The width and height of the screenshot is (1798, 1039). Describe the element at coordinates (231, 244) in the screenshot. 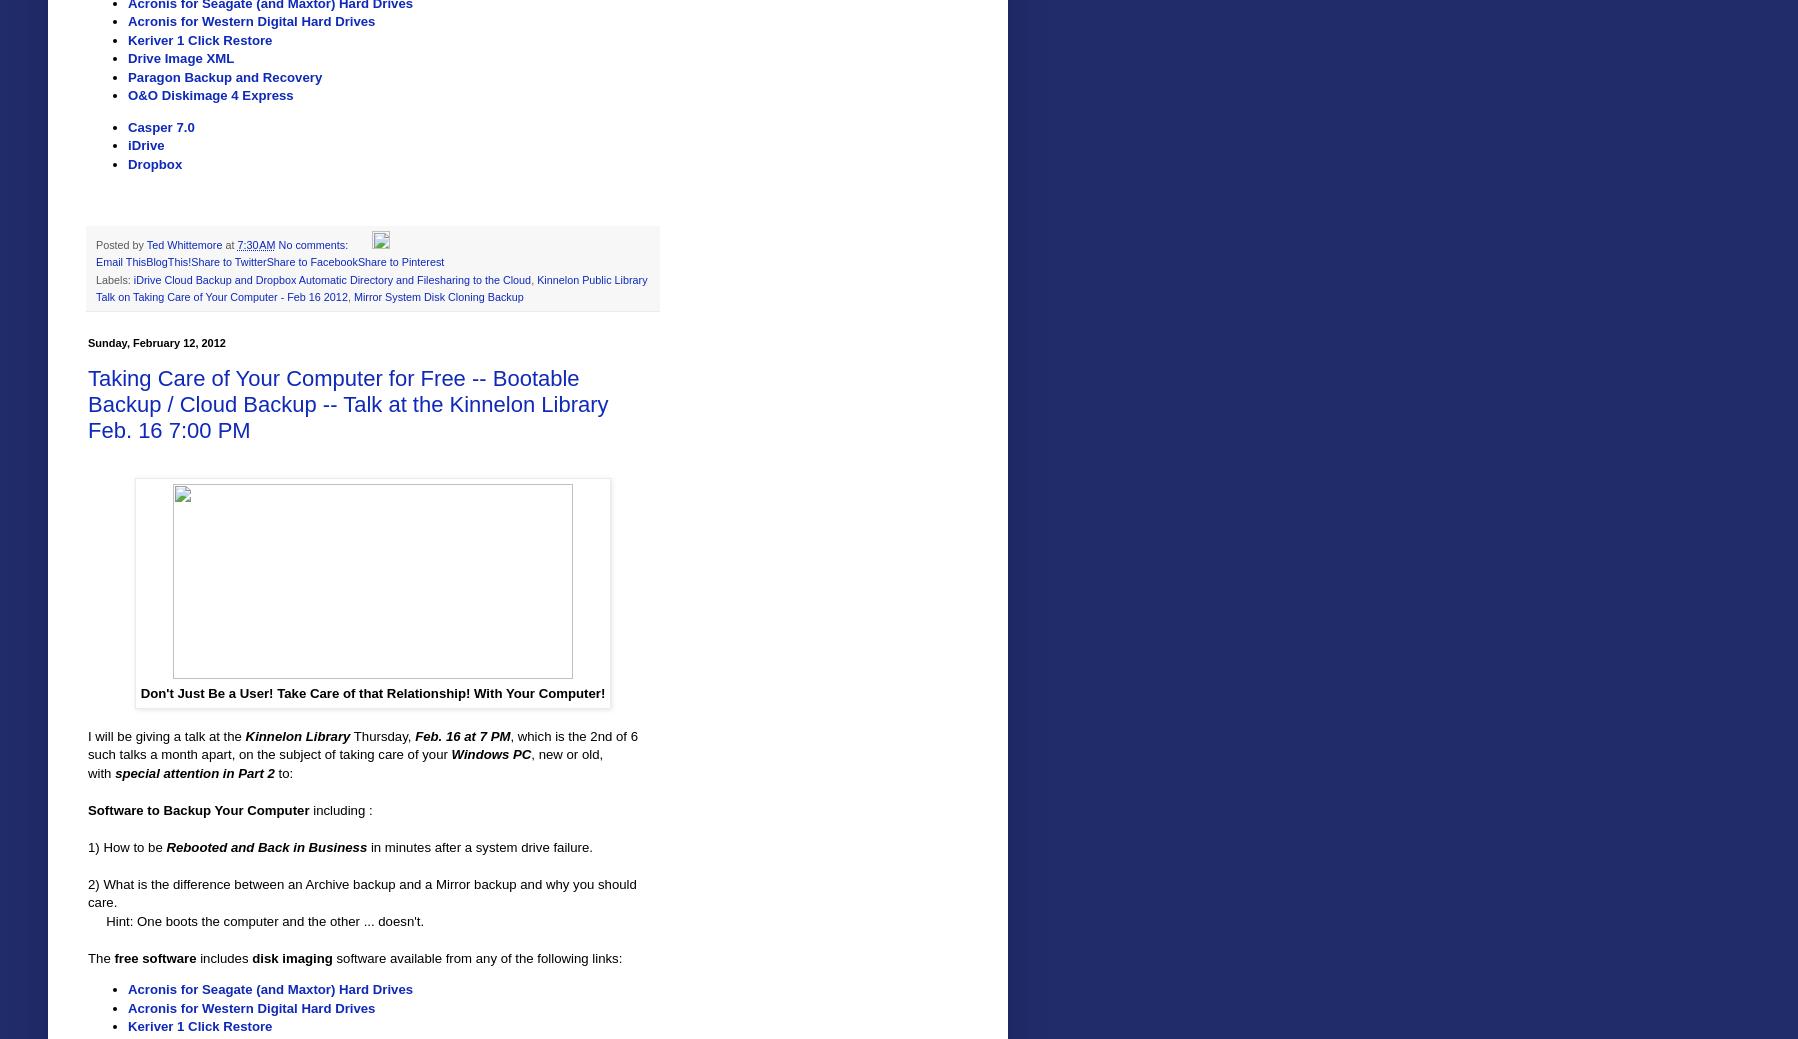

I see `'at'` at that location.